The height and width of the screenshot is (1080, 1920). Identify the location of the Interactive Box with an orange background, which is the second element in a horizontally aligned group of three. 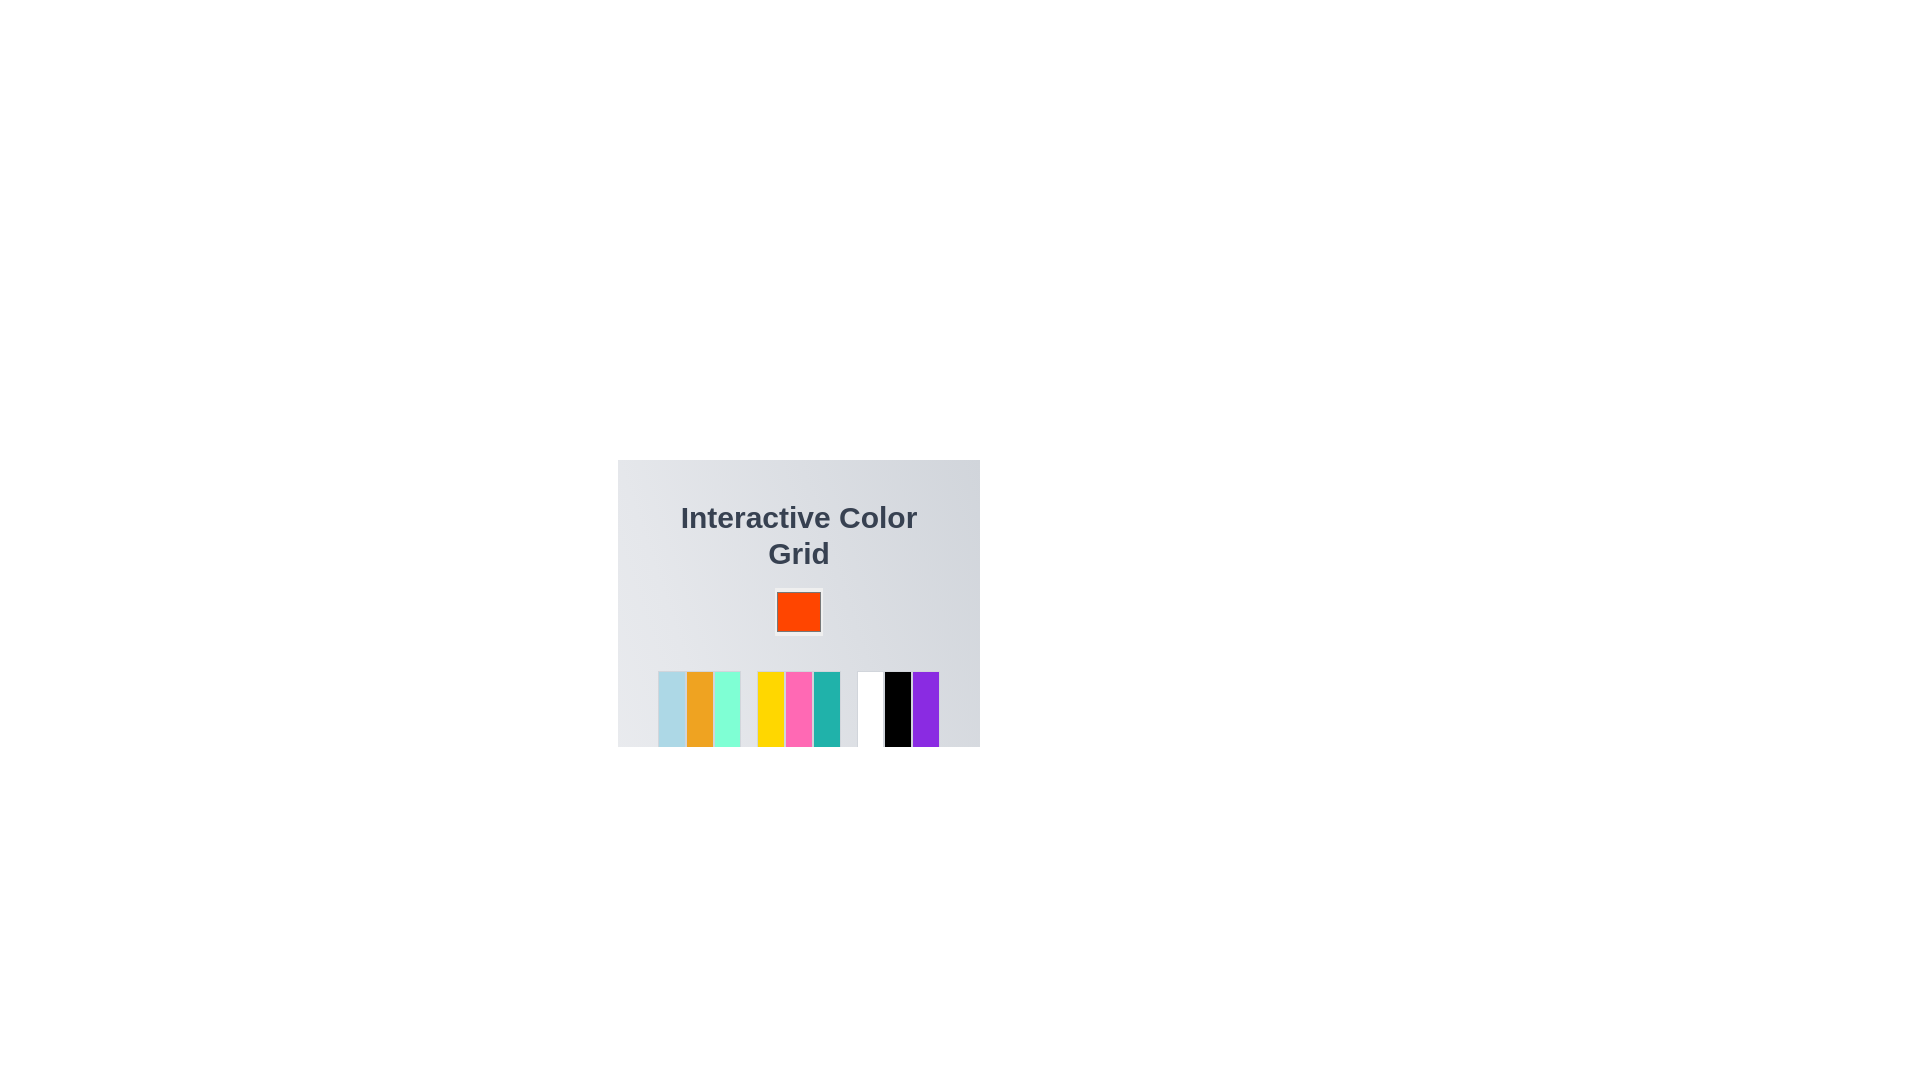
(699, 709).